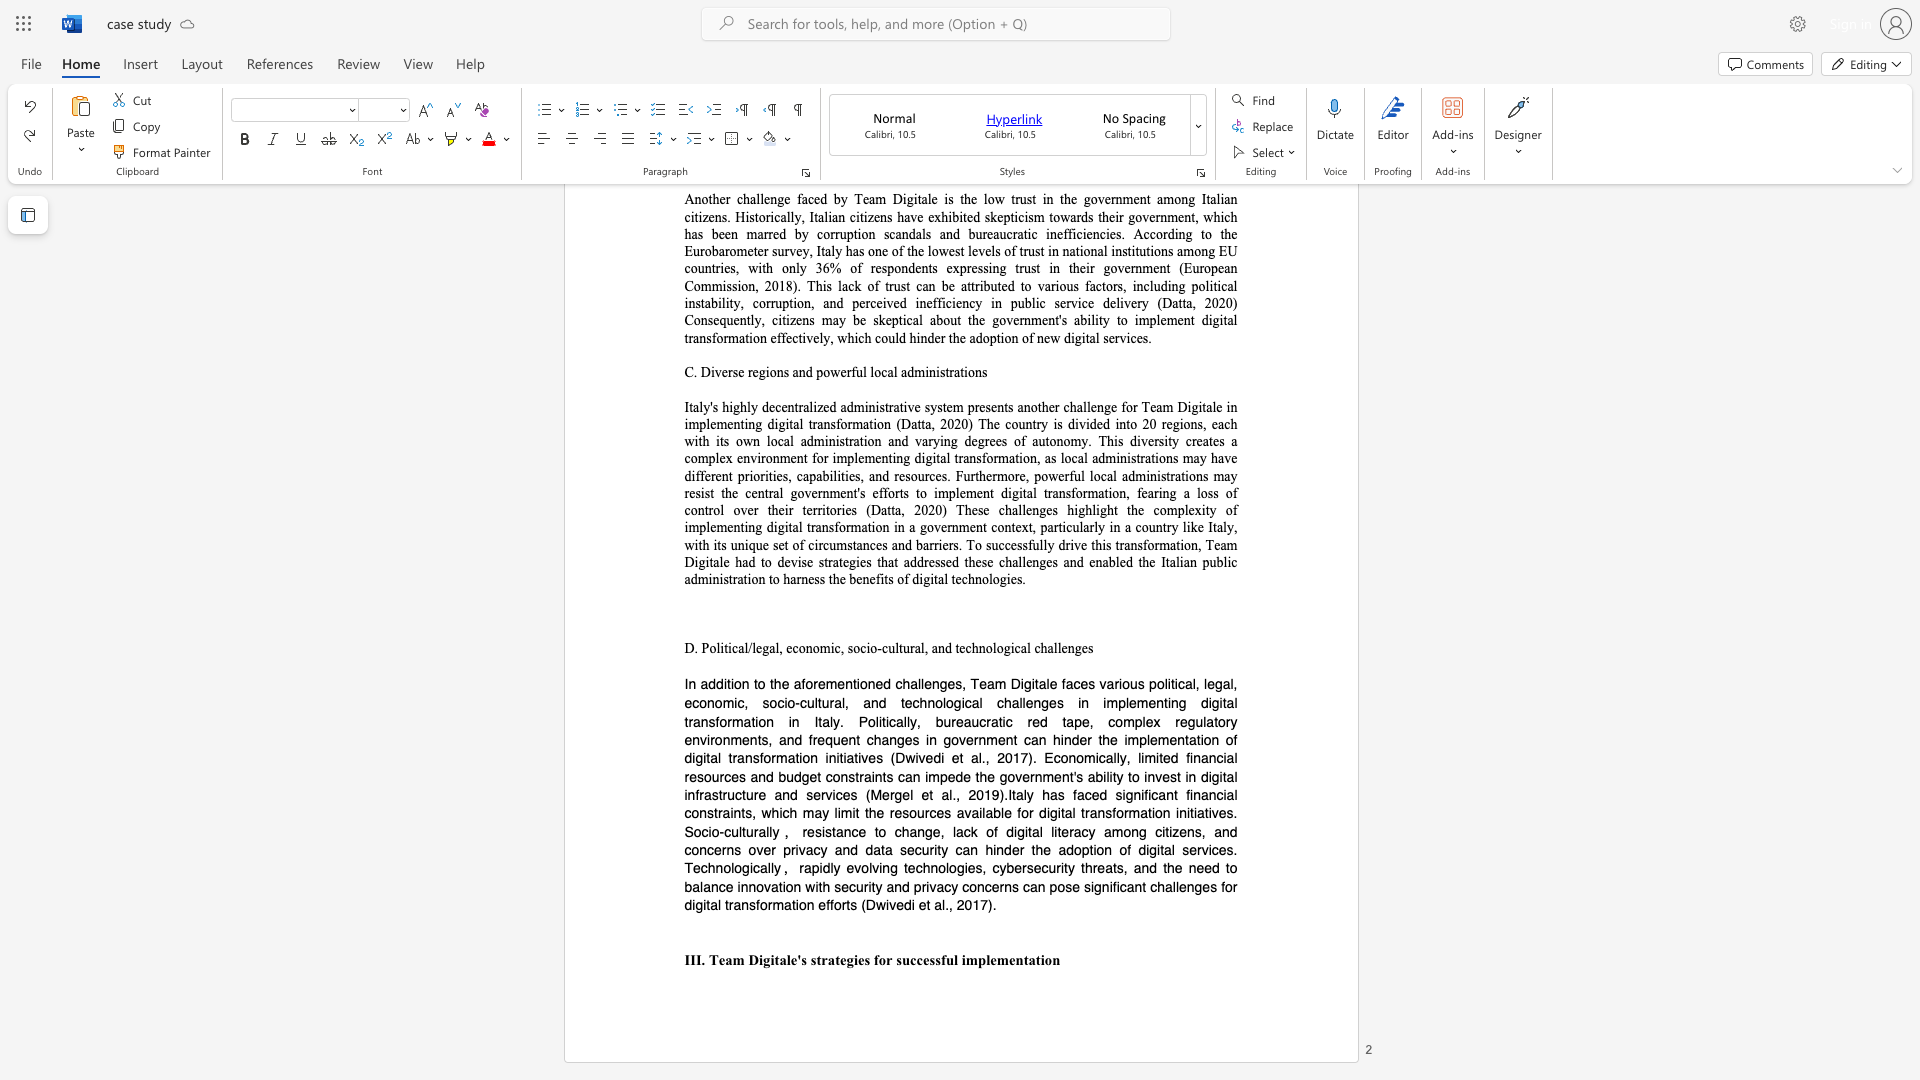 Image resolution: width=1920 pixels, height=1080 pixels. What do you see at coordinates (923, 648) in the screenshot?
I see `the subset text ", and technolo" within the text "D. Political/legal, economic, socio-cultural, and technological challenges"` at bounding box center [923, 648].